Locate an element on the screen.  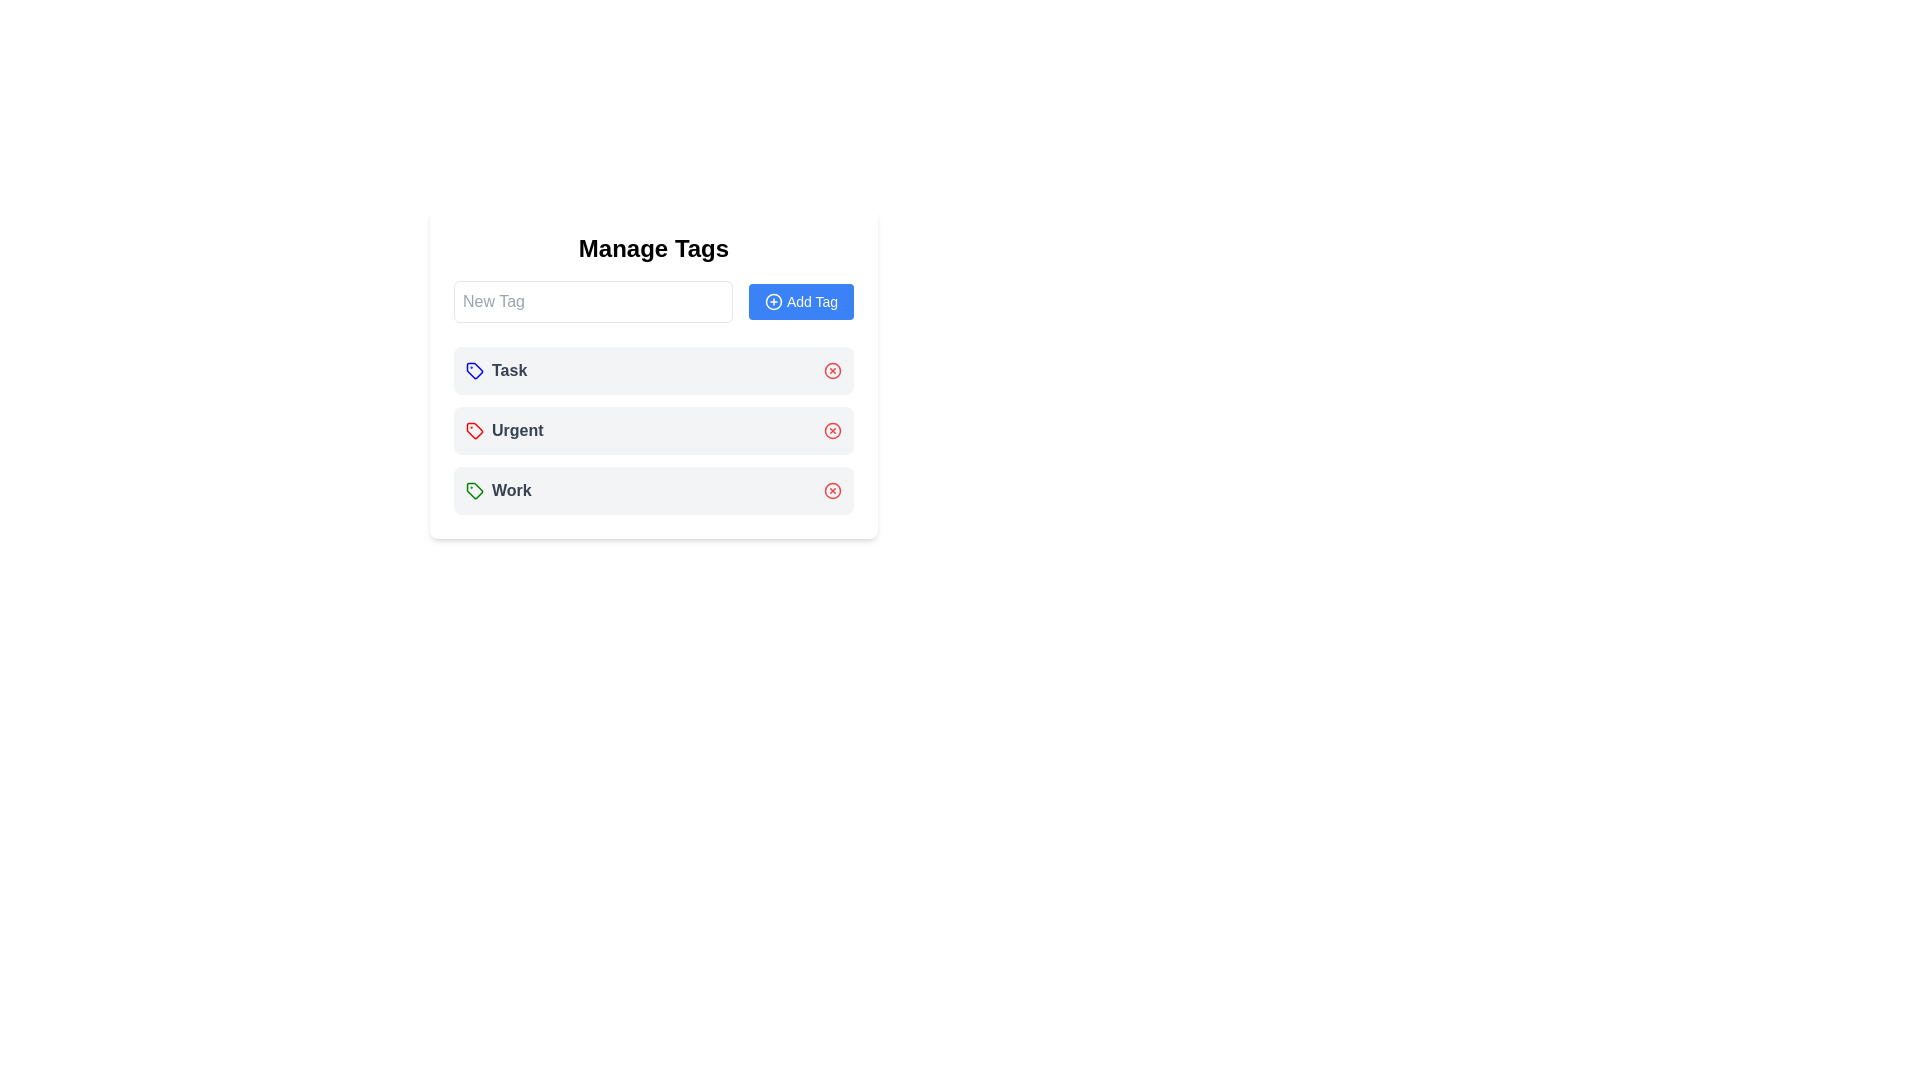
the first A tag card with a rounded-corner design, containing a blue tag icon and the text 'Task' is located at coordinates (653, 370).